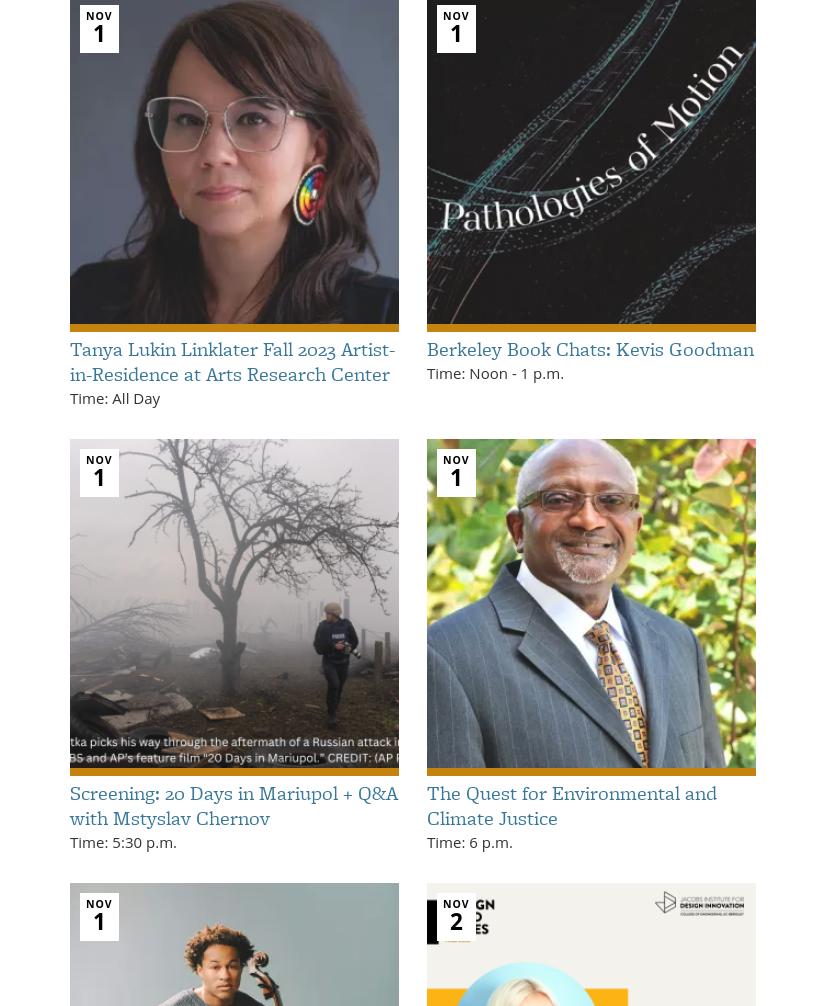 The width and height of the screenshot is (840, 1006). Describe the element at coordinates (469, 840) in the screenshot. I see `'Time: 6 p.m.'` at that location.